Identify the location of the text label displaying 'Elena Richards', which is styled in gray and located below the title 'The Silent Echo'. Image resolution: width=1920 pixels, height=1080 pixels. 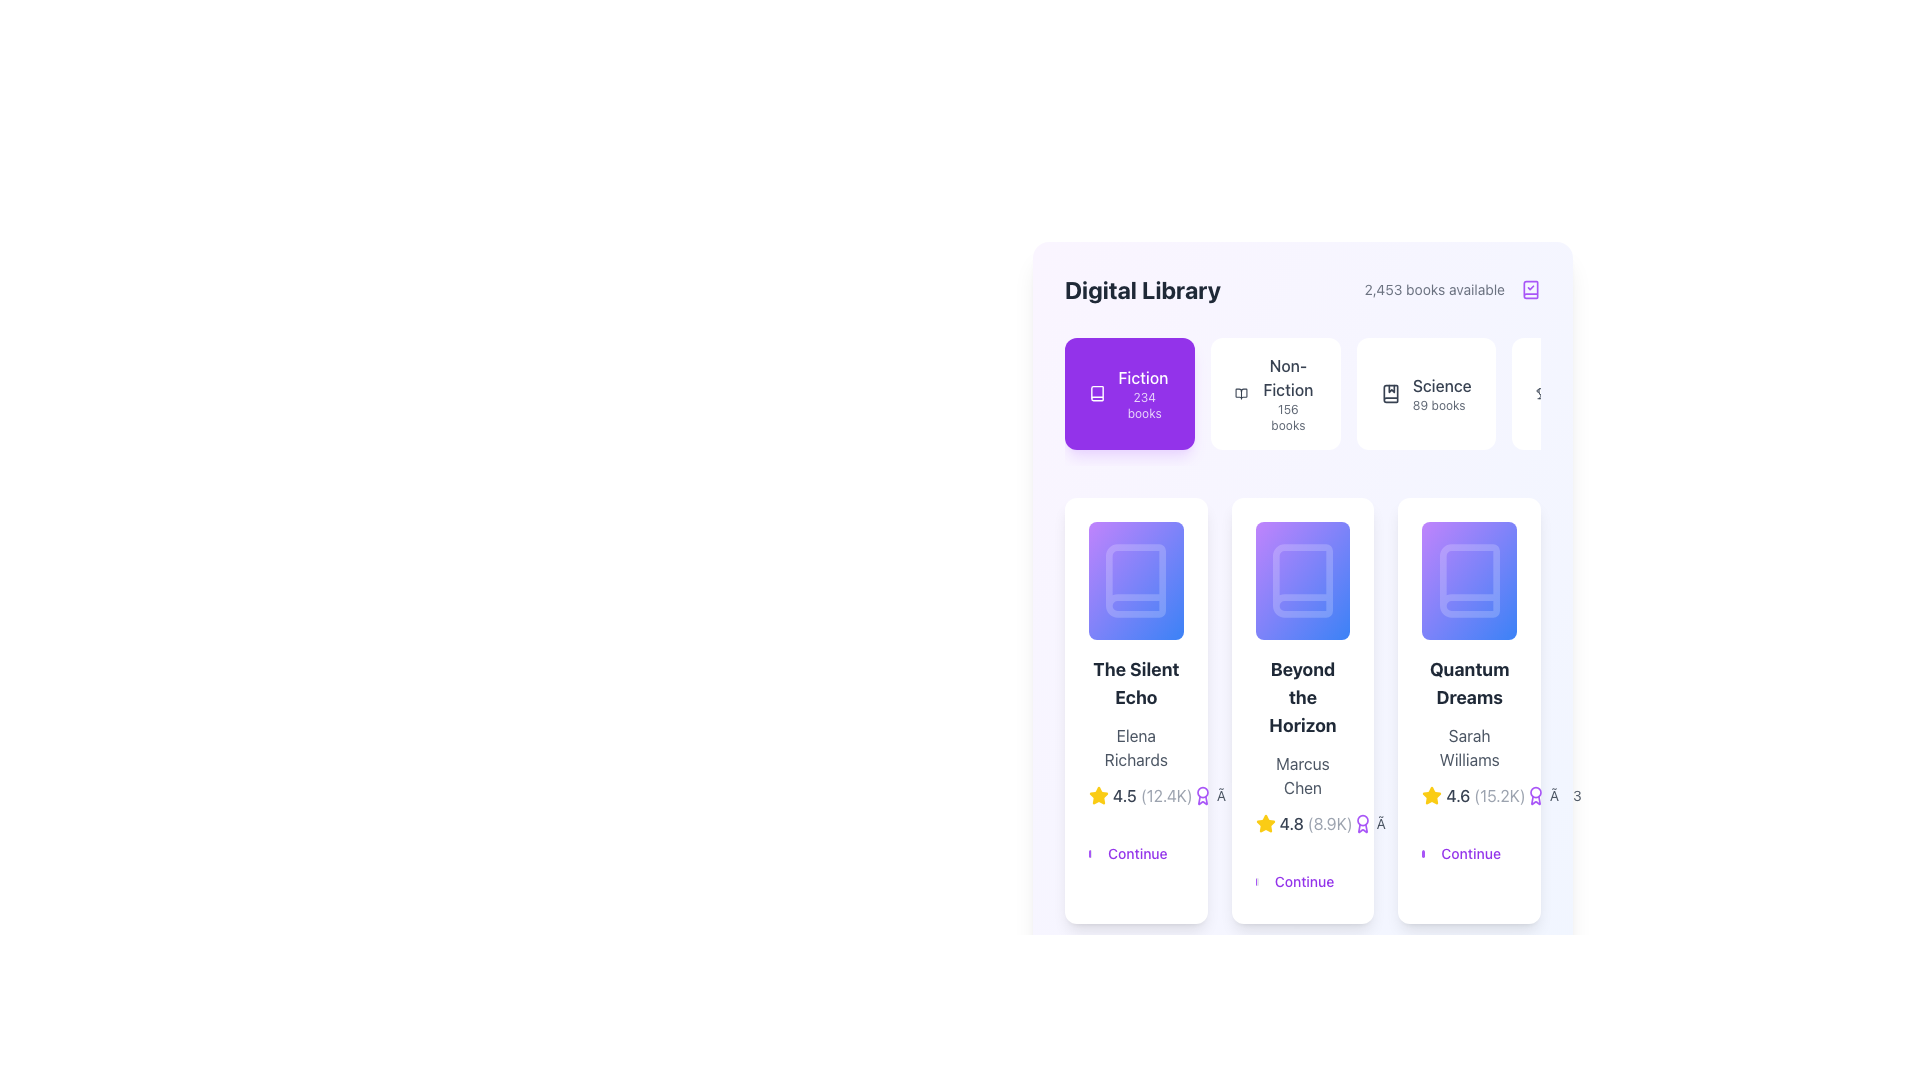
(1136, 748).